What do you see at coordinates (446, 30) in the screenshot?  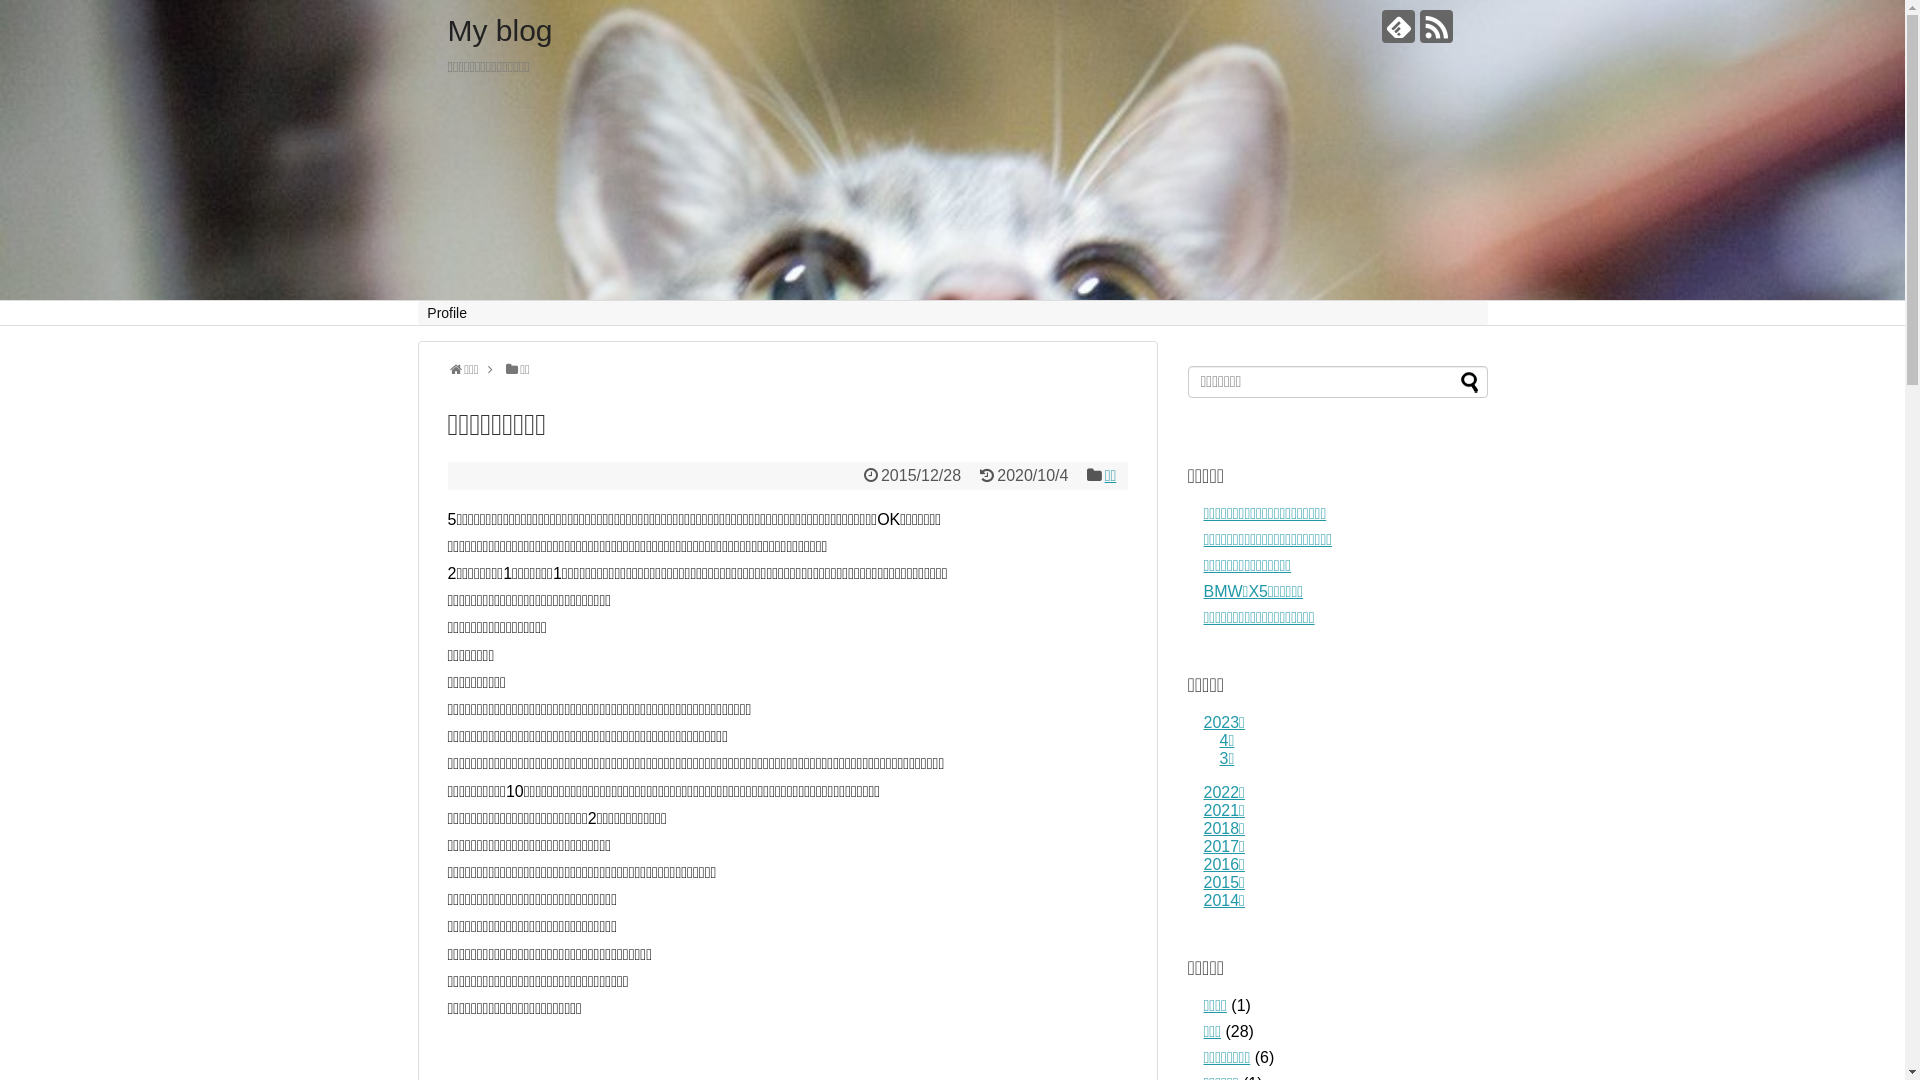 I see `'My blog'` at bounding box center [446, 30].